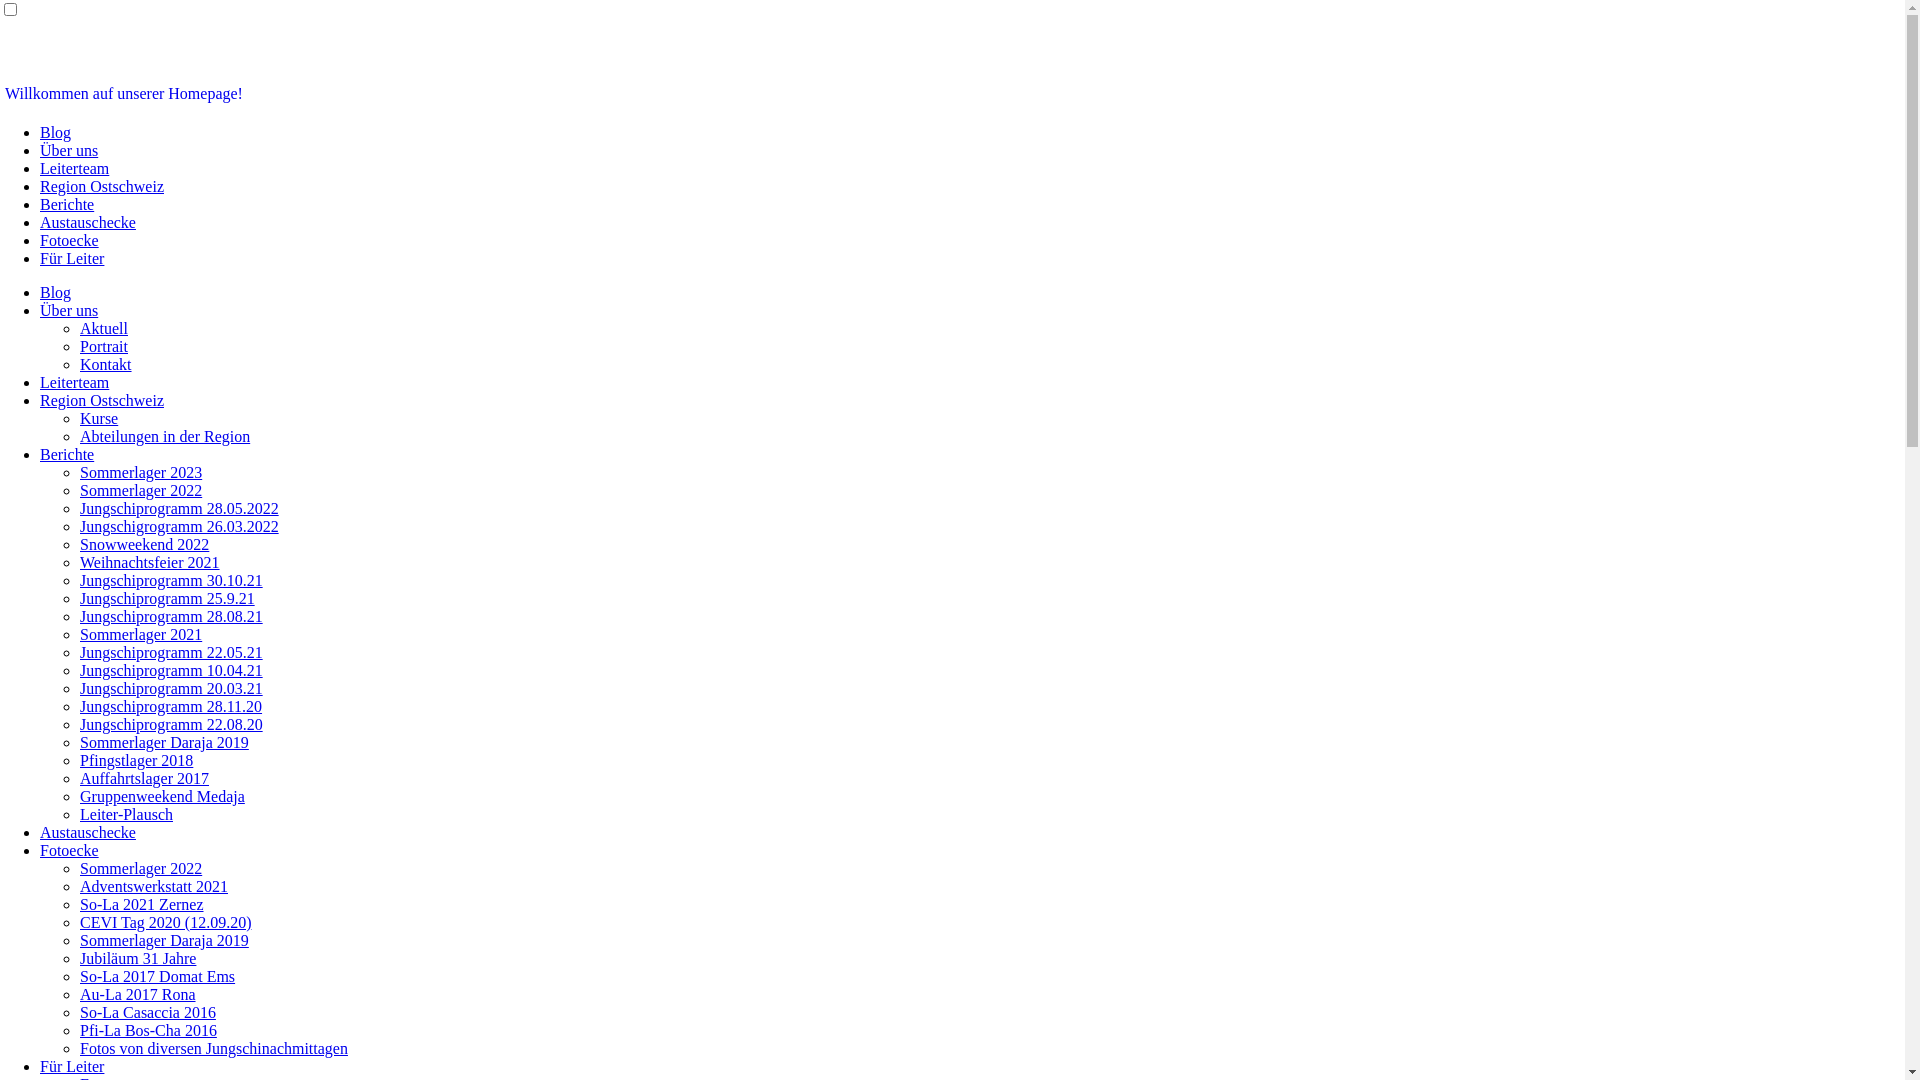 This screenshot has width=1920, height=1080. Describe the element at coordinates (139, 472) in the screenshot. I see `'Sommerlager 2023'` at that location.